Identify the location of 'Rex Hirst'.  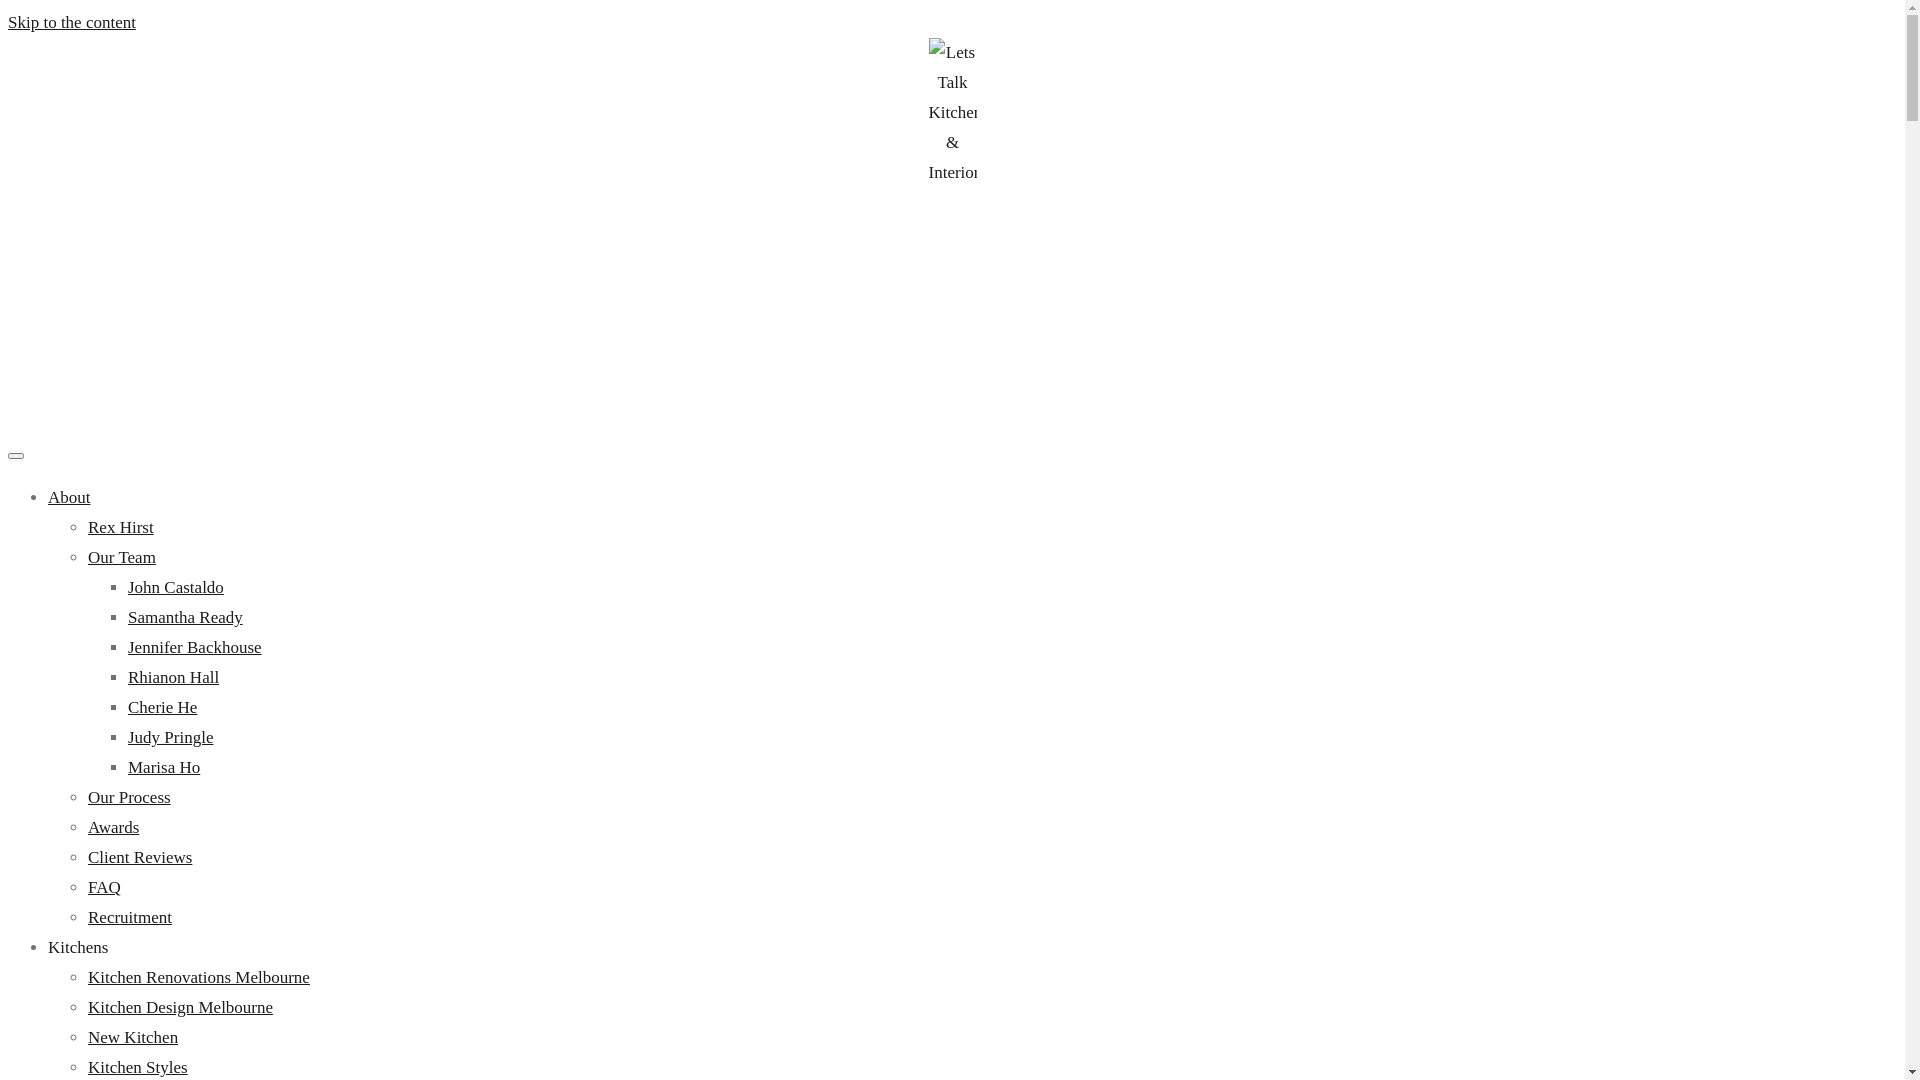
(119, 526).